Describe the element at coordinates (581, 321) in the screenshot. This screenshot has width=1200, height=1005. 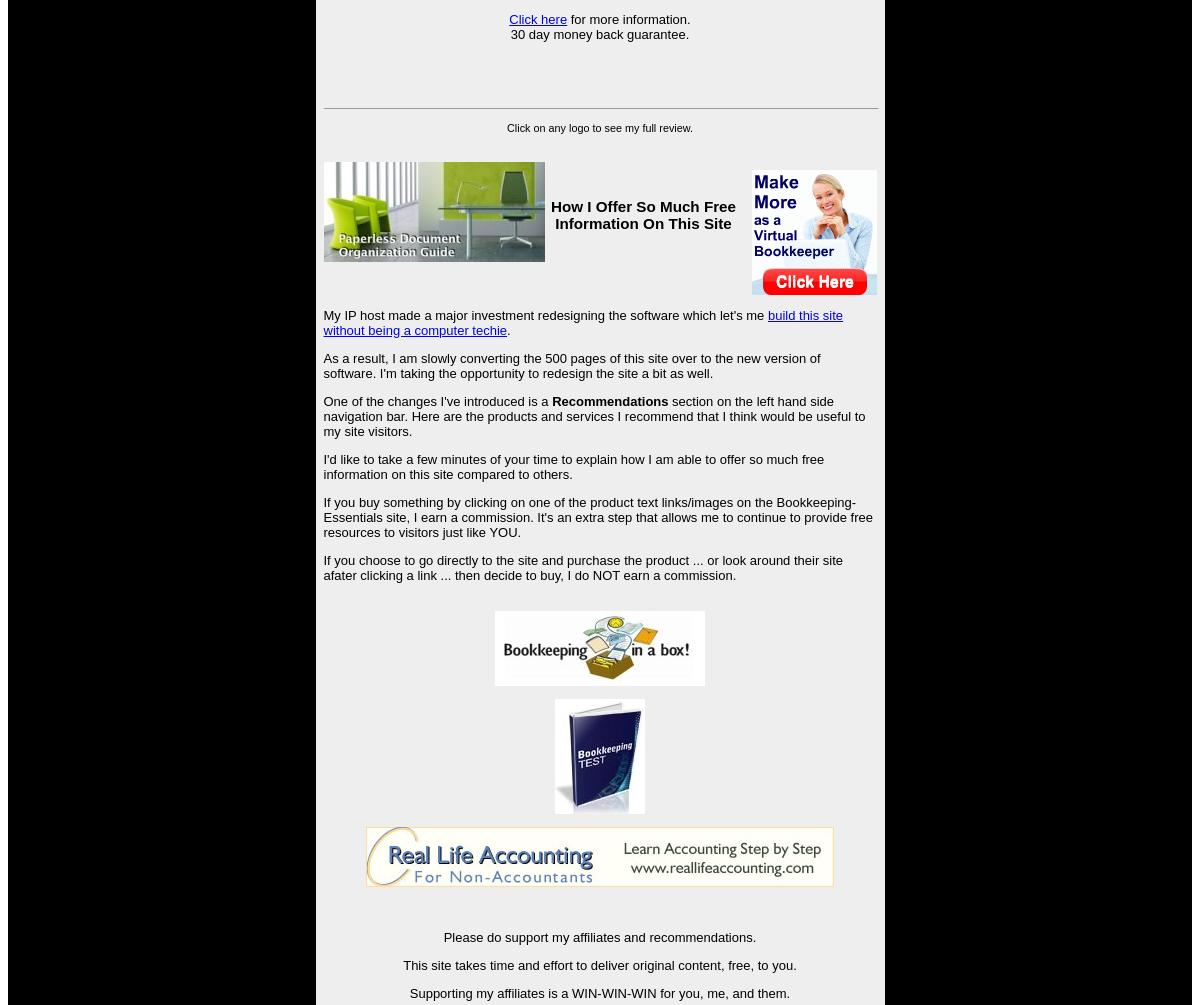
I see `'build this site without being a computer techie'` at that location.